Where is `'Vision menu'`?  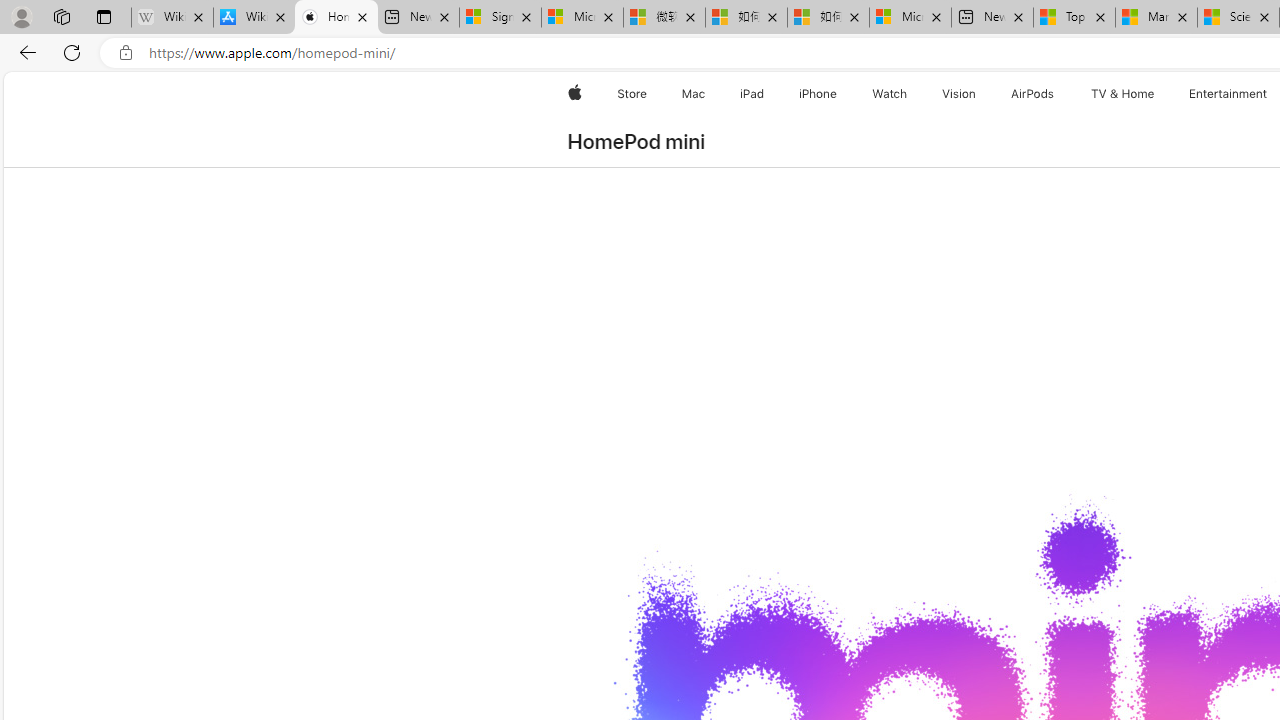
'Vision menu' is located at coordinates (980, 93).